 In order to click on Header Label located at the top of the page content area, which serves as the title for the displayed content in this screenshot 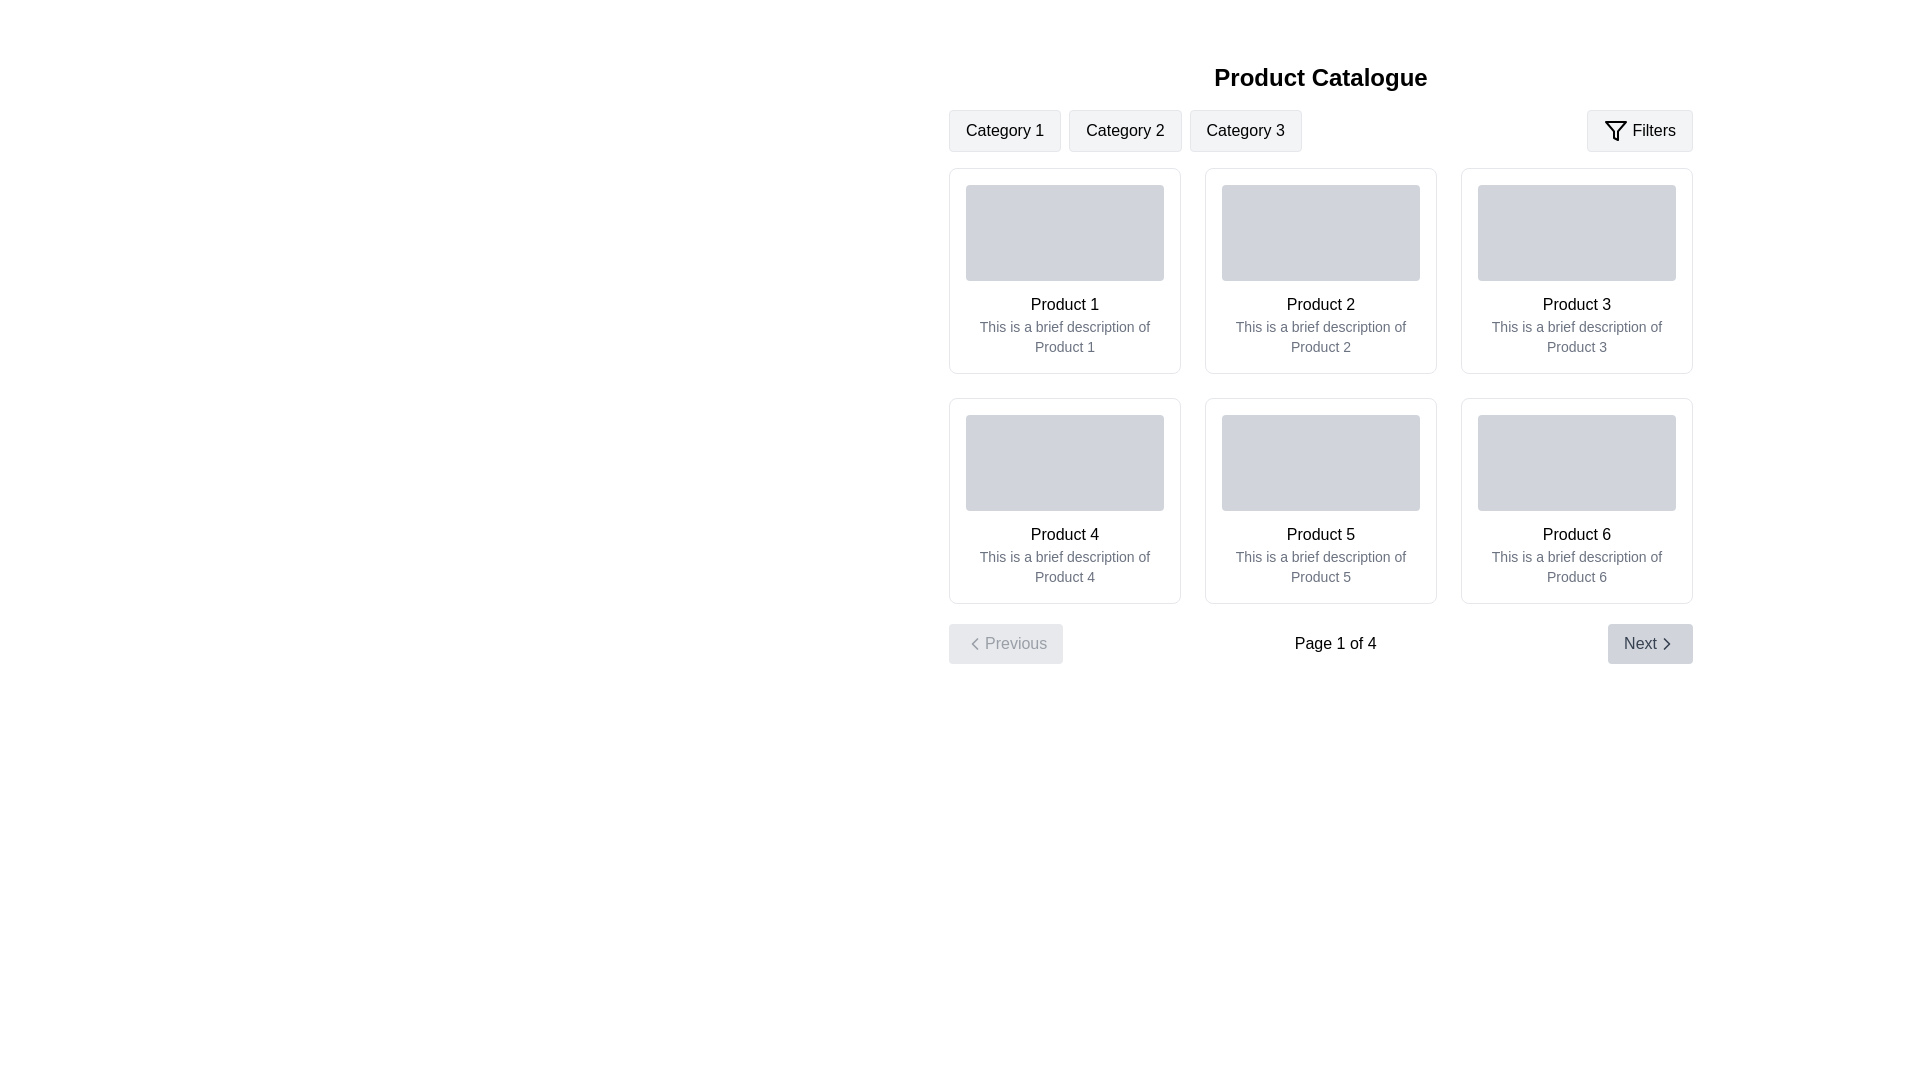, I will do `click(1320, 76)`.